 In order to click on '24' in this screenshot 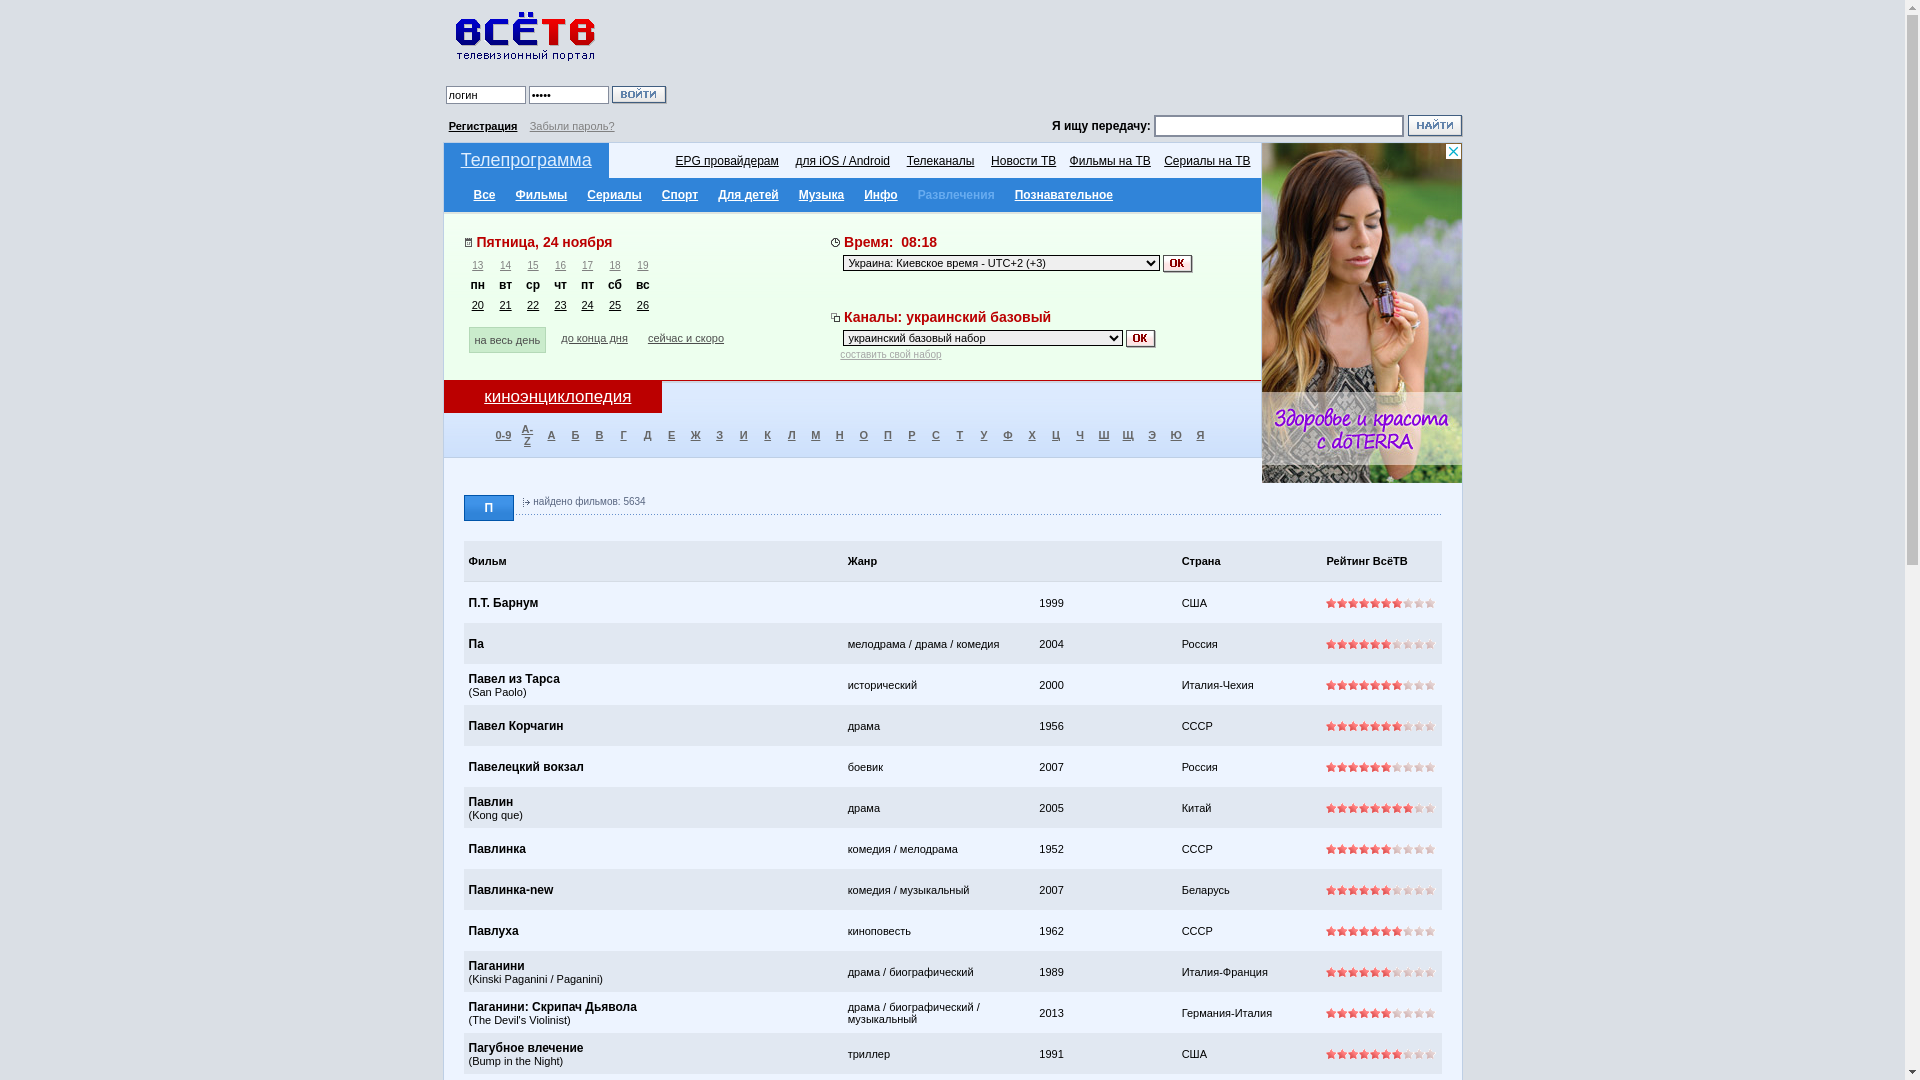, I will do `click(585, 304)`.